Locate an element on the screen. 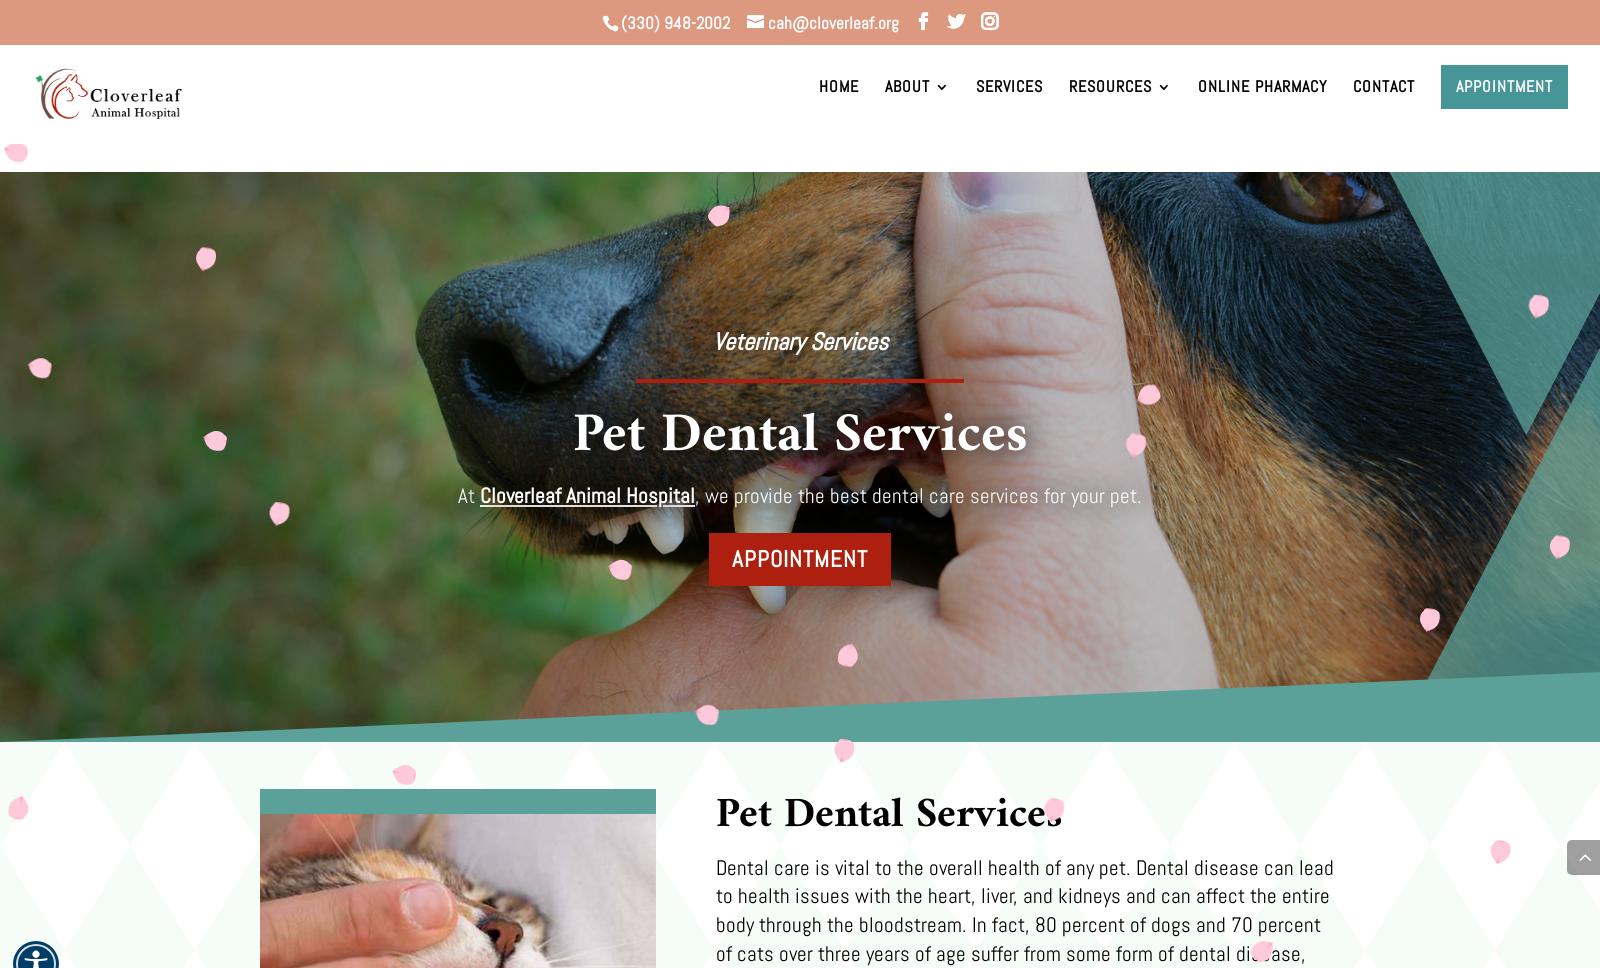 The image size is (1600, 968). 'Euthanasia Consent Form' is located at coordinates (1347, 308).